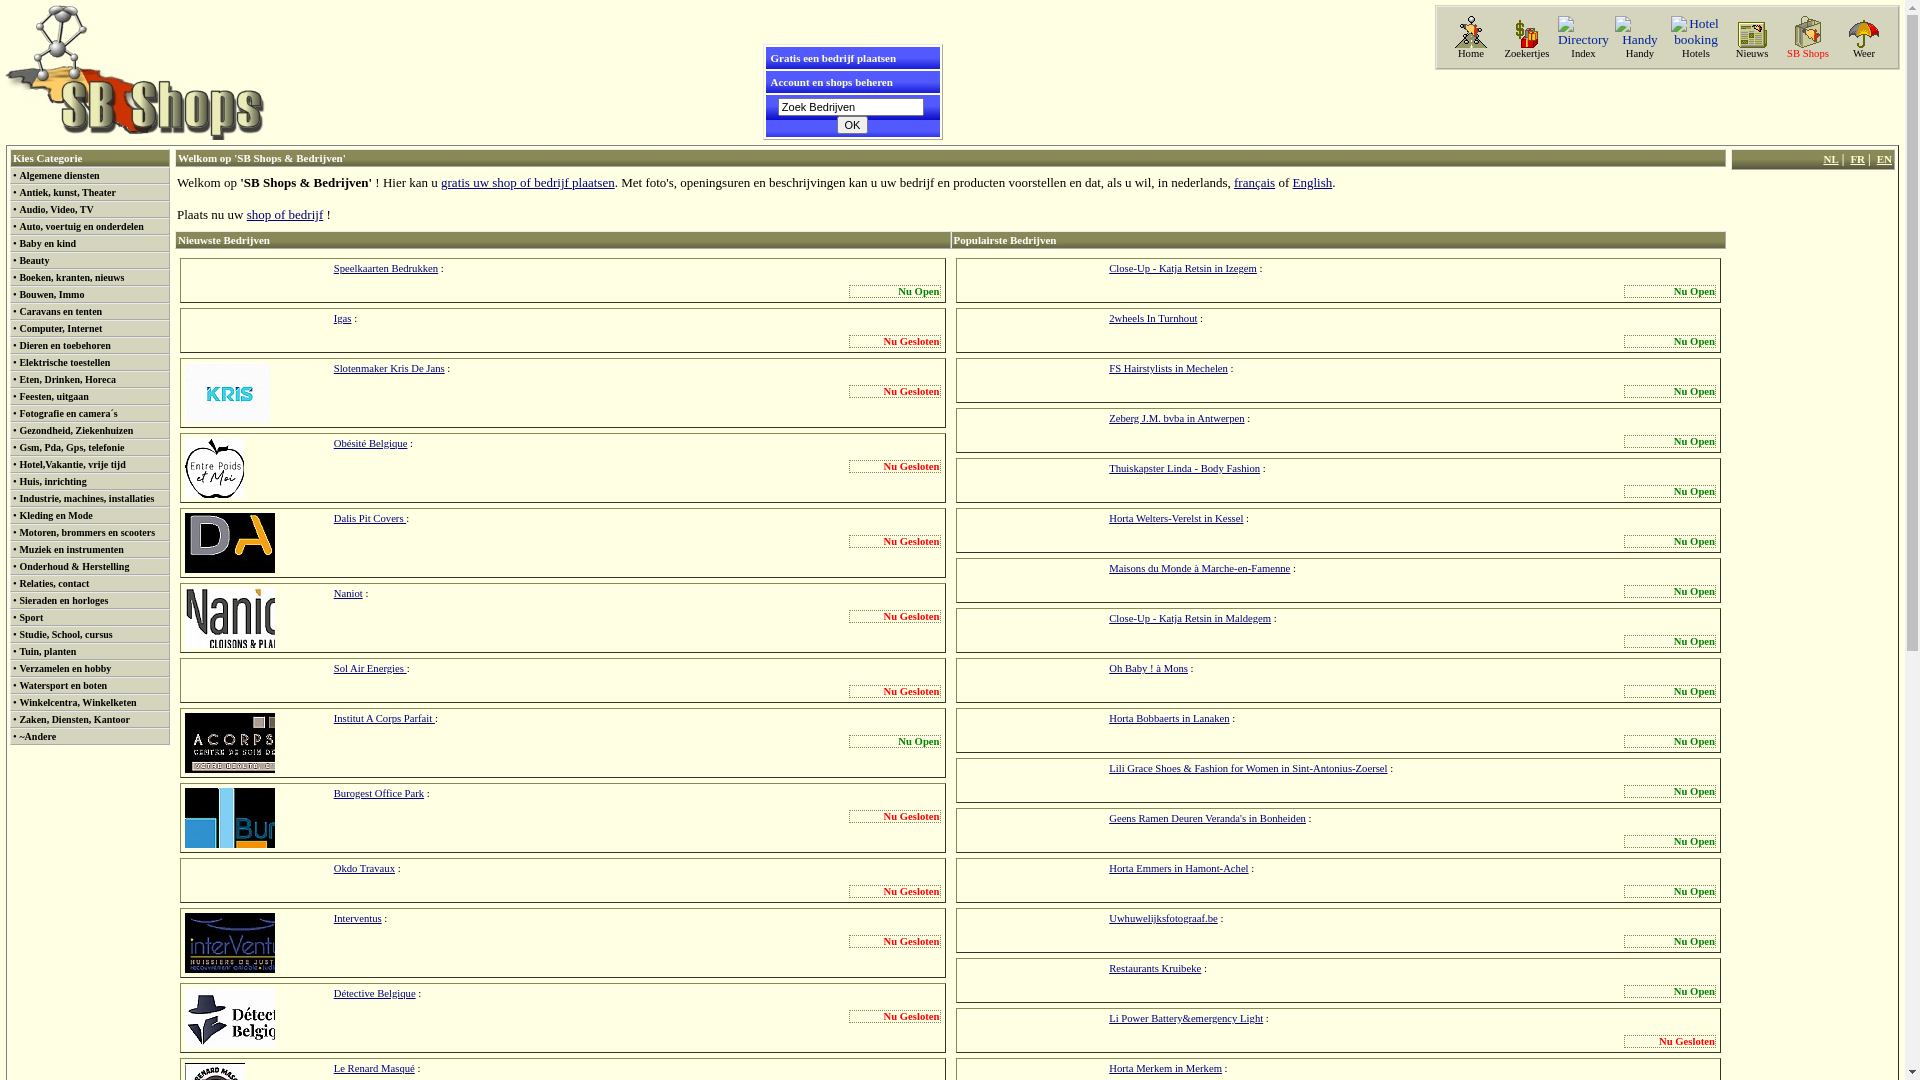 The height and width of the screenshot is (1080, 1920). I want to click on 'EN', so click(1883, 157).